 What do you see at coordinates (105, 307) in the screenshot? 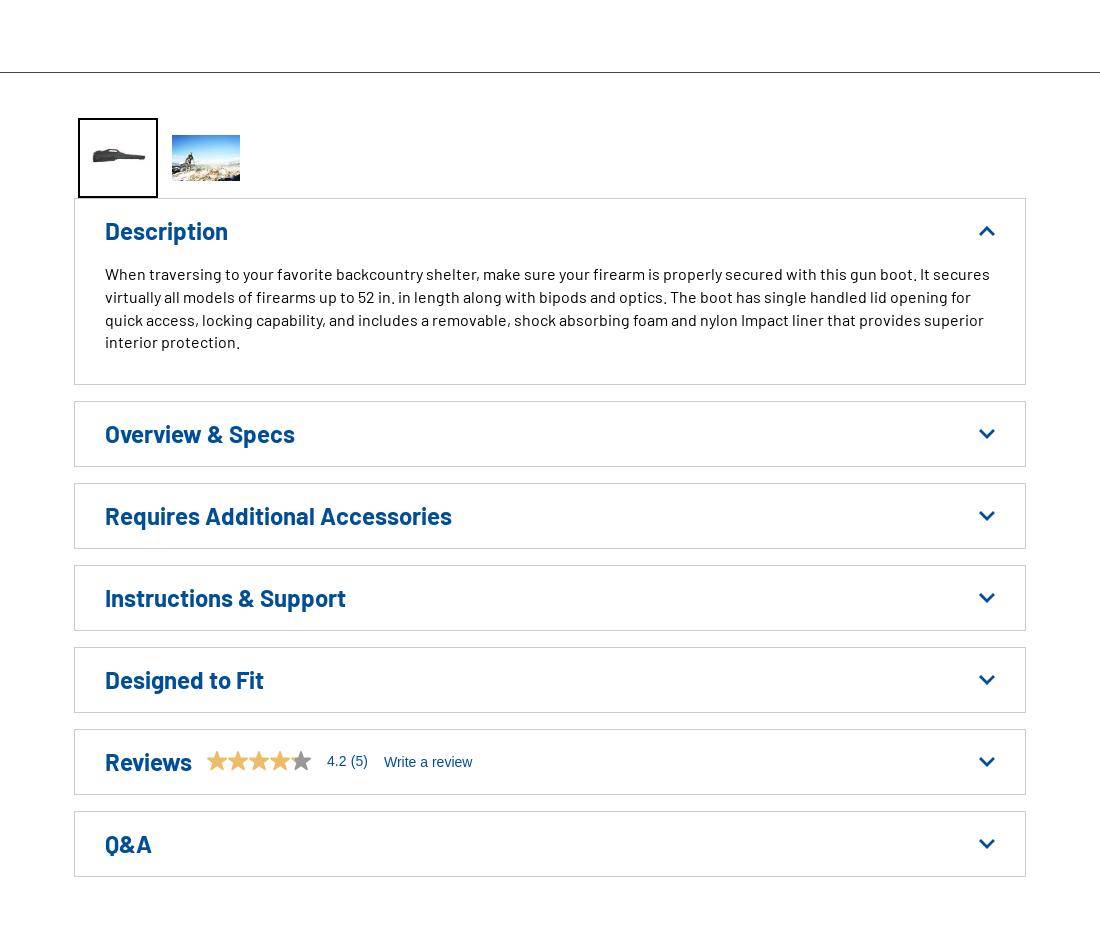
I see `'When traversing to your favorite backcountry shelter, make sure your firearm is properly secured with this gun boot. It secures virtually all models of firearms up to 52 in. in length along with bipods and optics. The boot has single handled lid opening for quick access, locking capability, and includes a removable, shock absorbing foam and nylon Impact liner that provides superior interior protection.'` at bounding box center [105, 307].